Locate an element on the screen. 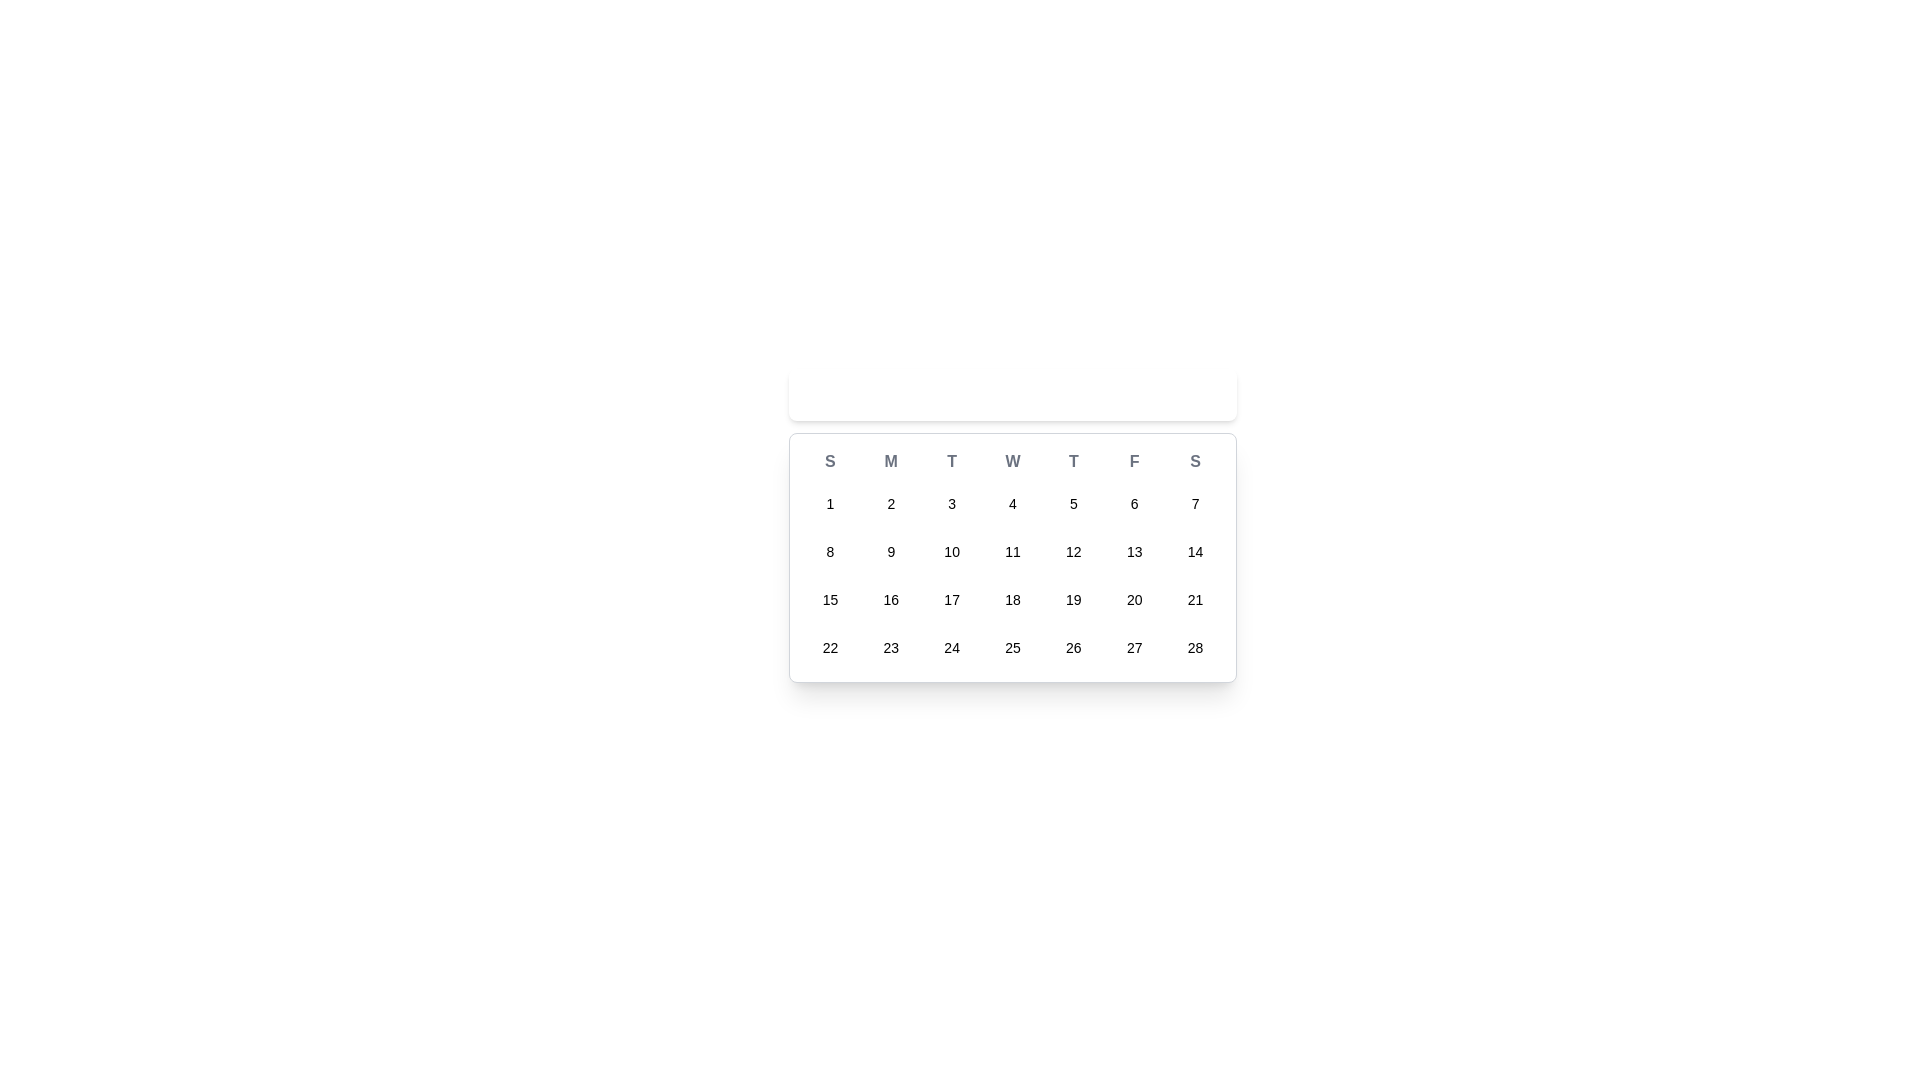  the selectable cell displaying the number '17' in the calendar grid is located at coordinates (951, 599).